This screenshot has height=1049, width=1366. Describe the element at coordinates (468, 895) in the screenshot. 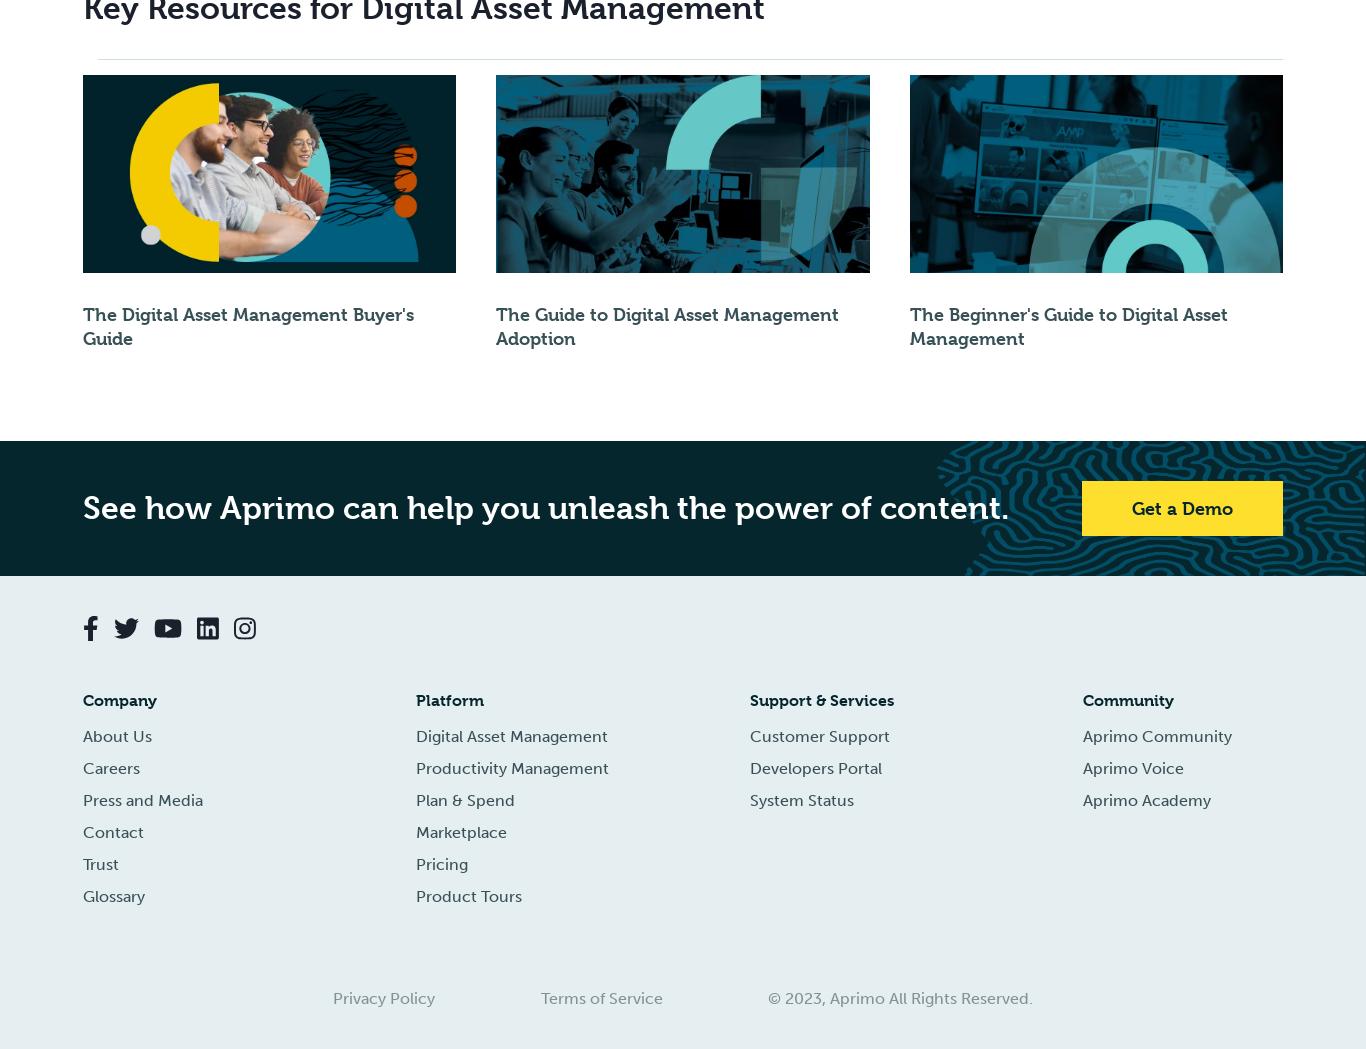

I see `'Product Tours'` at that location.